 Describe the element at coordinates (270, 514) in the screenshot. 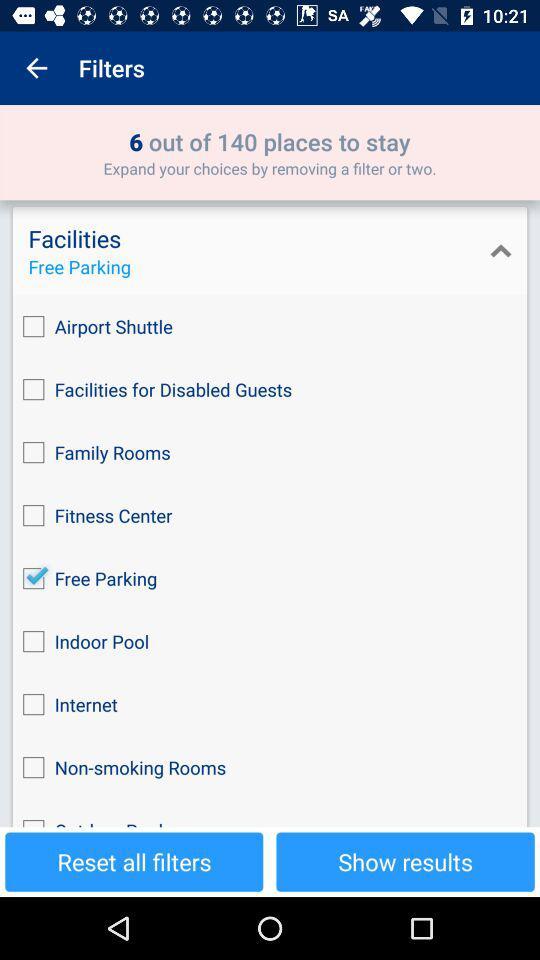

I see `fitness center checkbox` at that location.